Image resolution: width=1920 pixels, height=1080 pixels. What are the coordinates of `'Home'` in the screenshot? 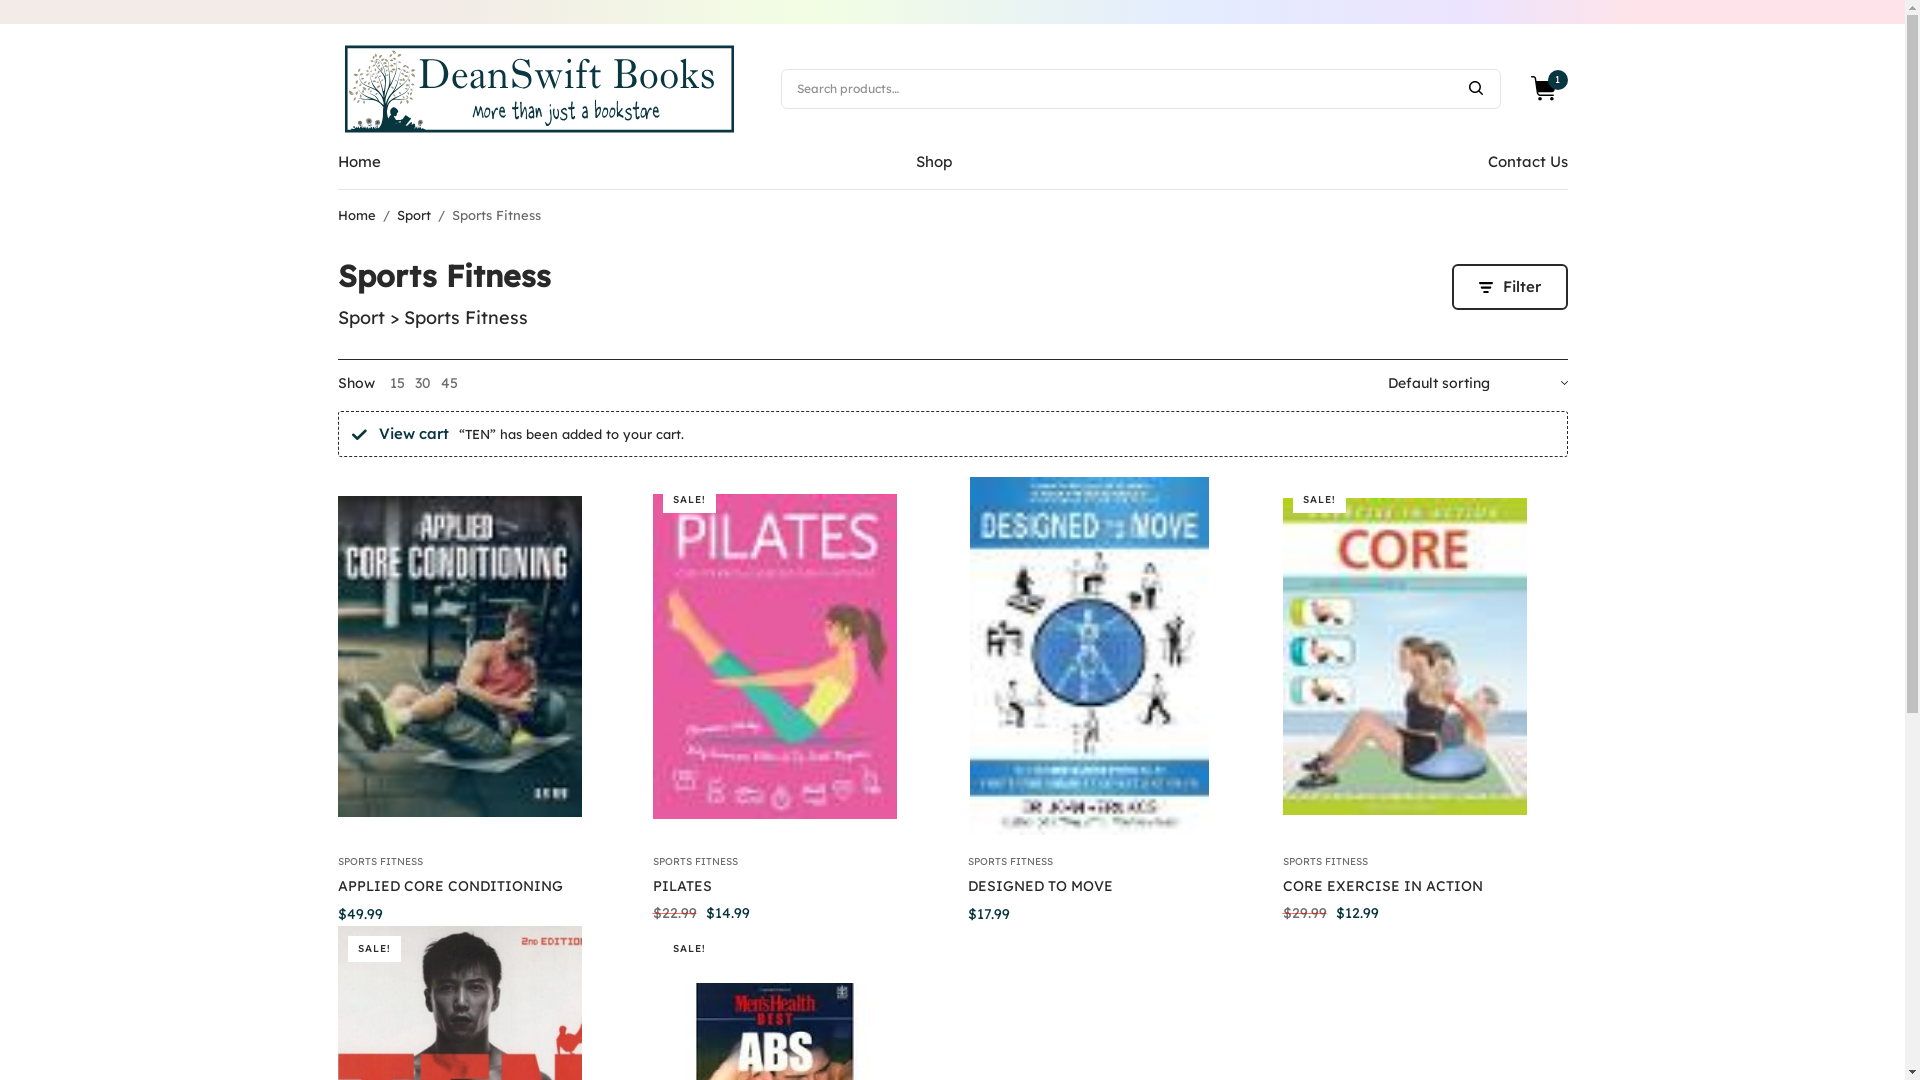 It's located at (356, 215).